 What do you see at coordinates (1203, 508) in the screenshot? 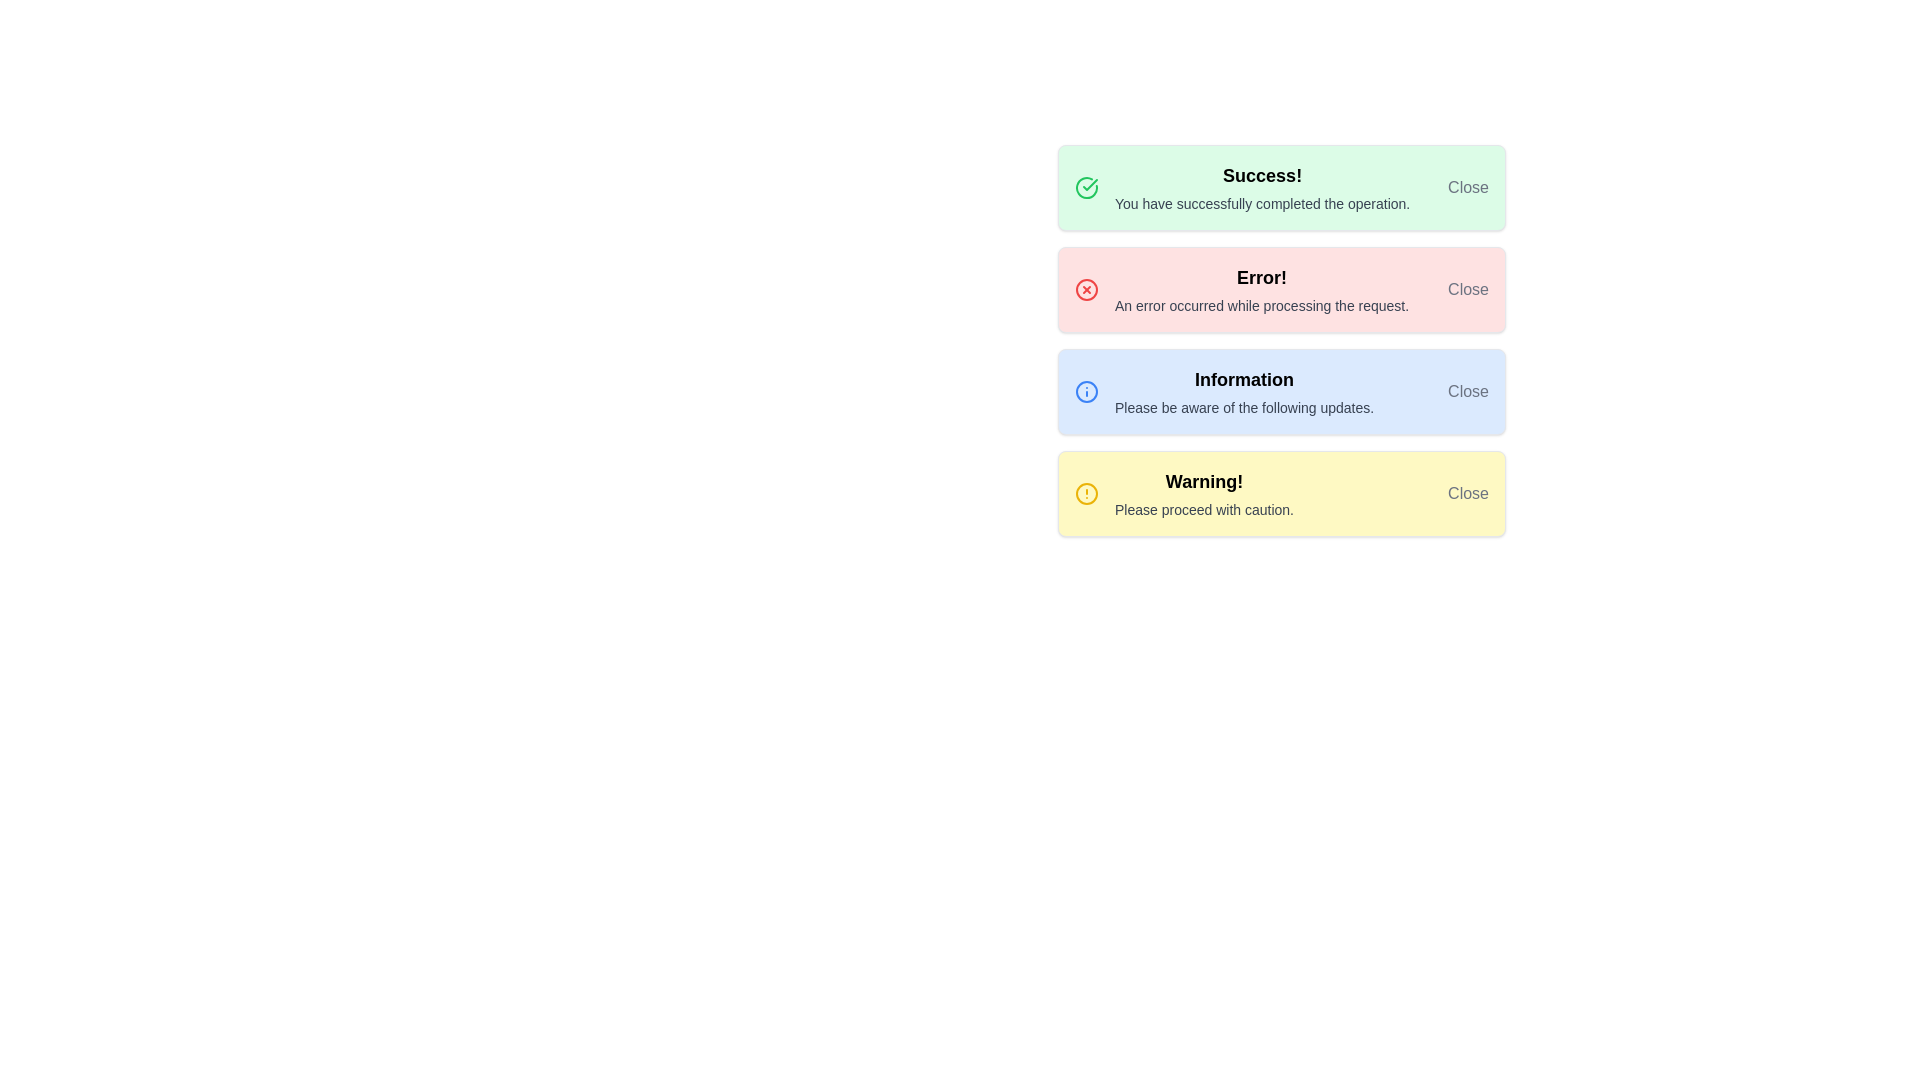
I see `the supplementary text element that provides additional details or instructions related to the 'Warning!' notification, located within the yellow notification block` at bounding box center [1203, 508].